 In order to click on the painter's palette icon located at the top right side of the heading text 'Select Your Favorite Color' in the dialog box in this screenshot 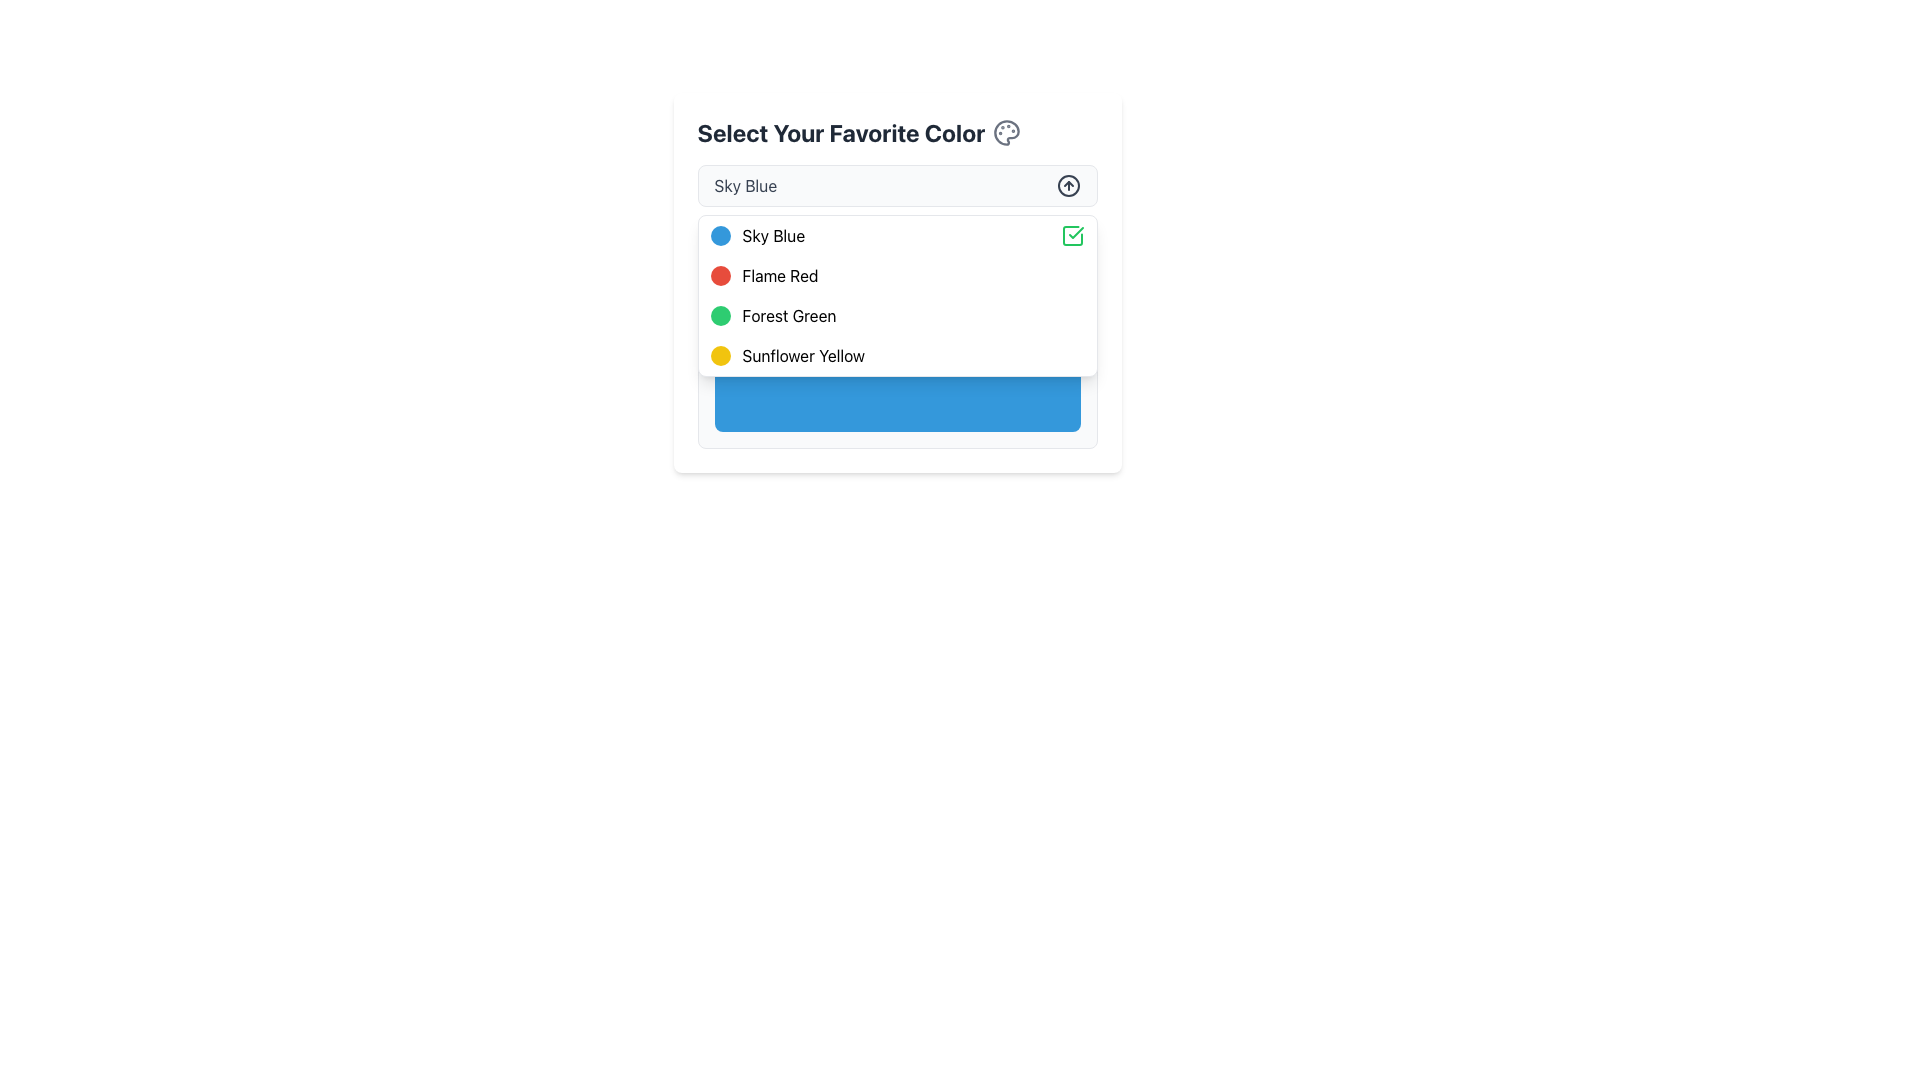, I will do `click(1007, 132)`.